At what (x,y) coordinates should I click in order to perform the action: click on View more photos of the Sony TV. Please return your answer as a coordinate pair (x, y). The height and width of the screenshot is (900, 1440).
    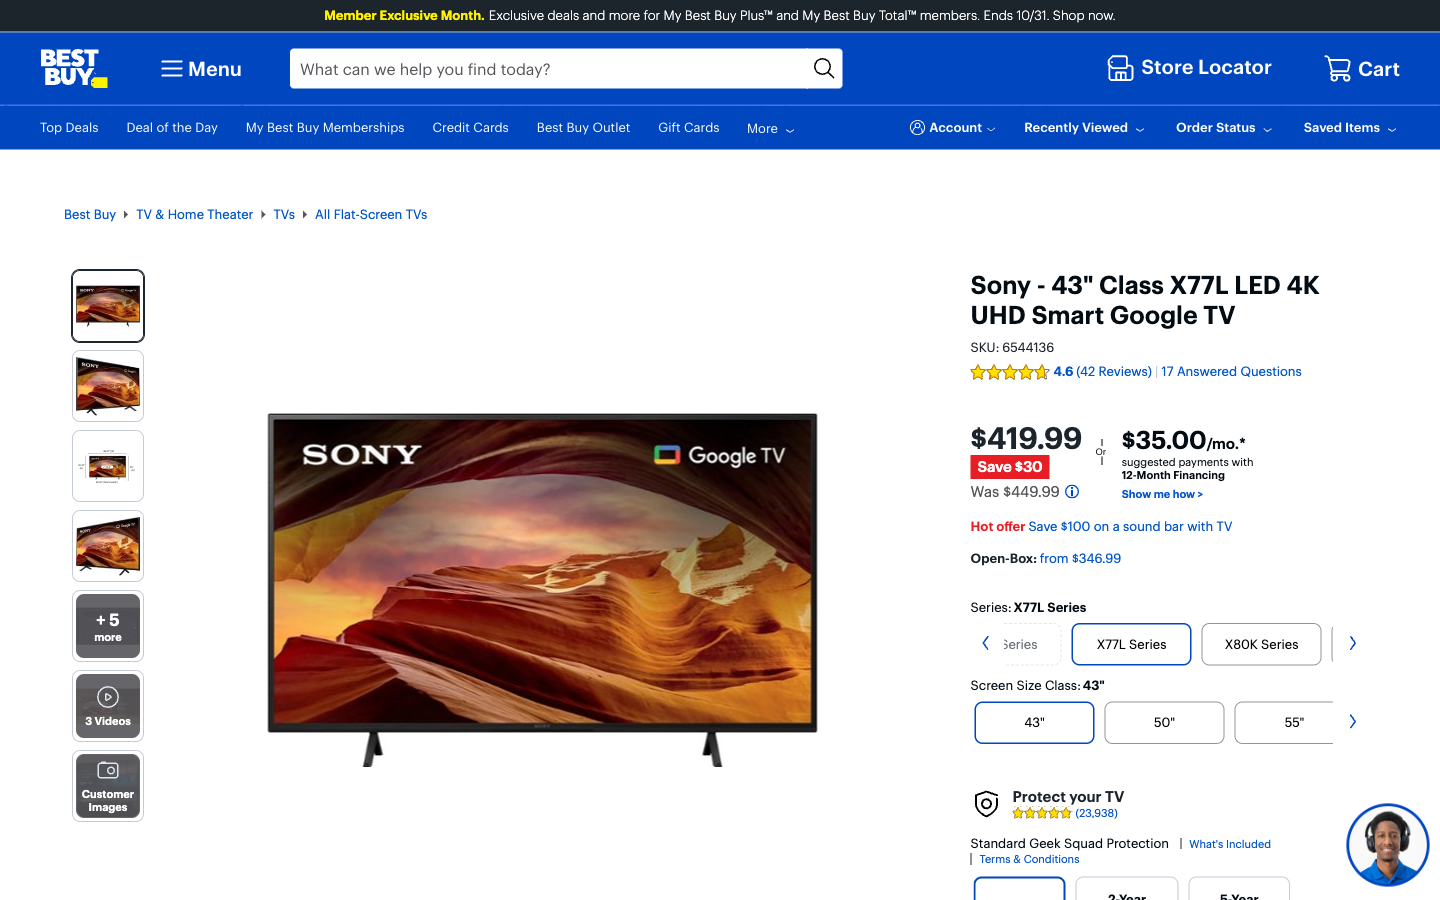
    Looking at the image, I should click on (108, 626).